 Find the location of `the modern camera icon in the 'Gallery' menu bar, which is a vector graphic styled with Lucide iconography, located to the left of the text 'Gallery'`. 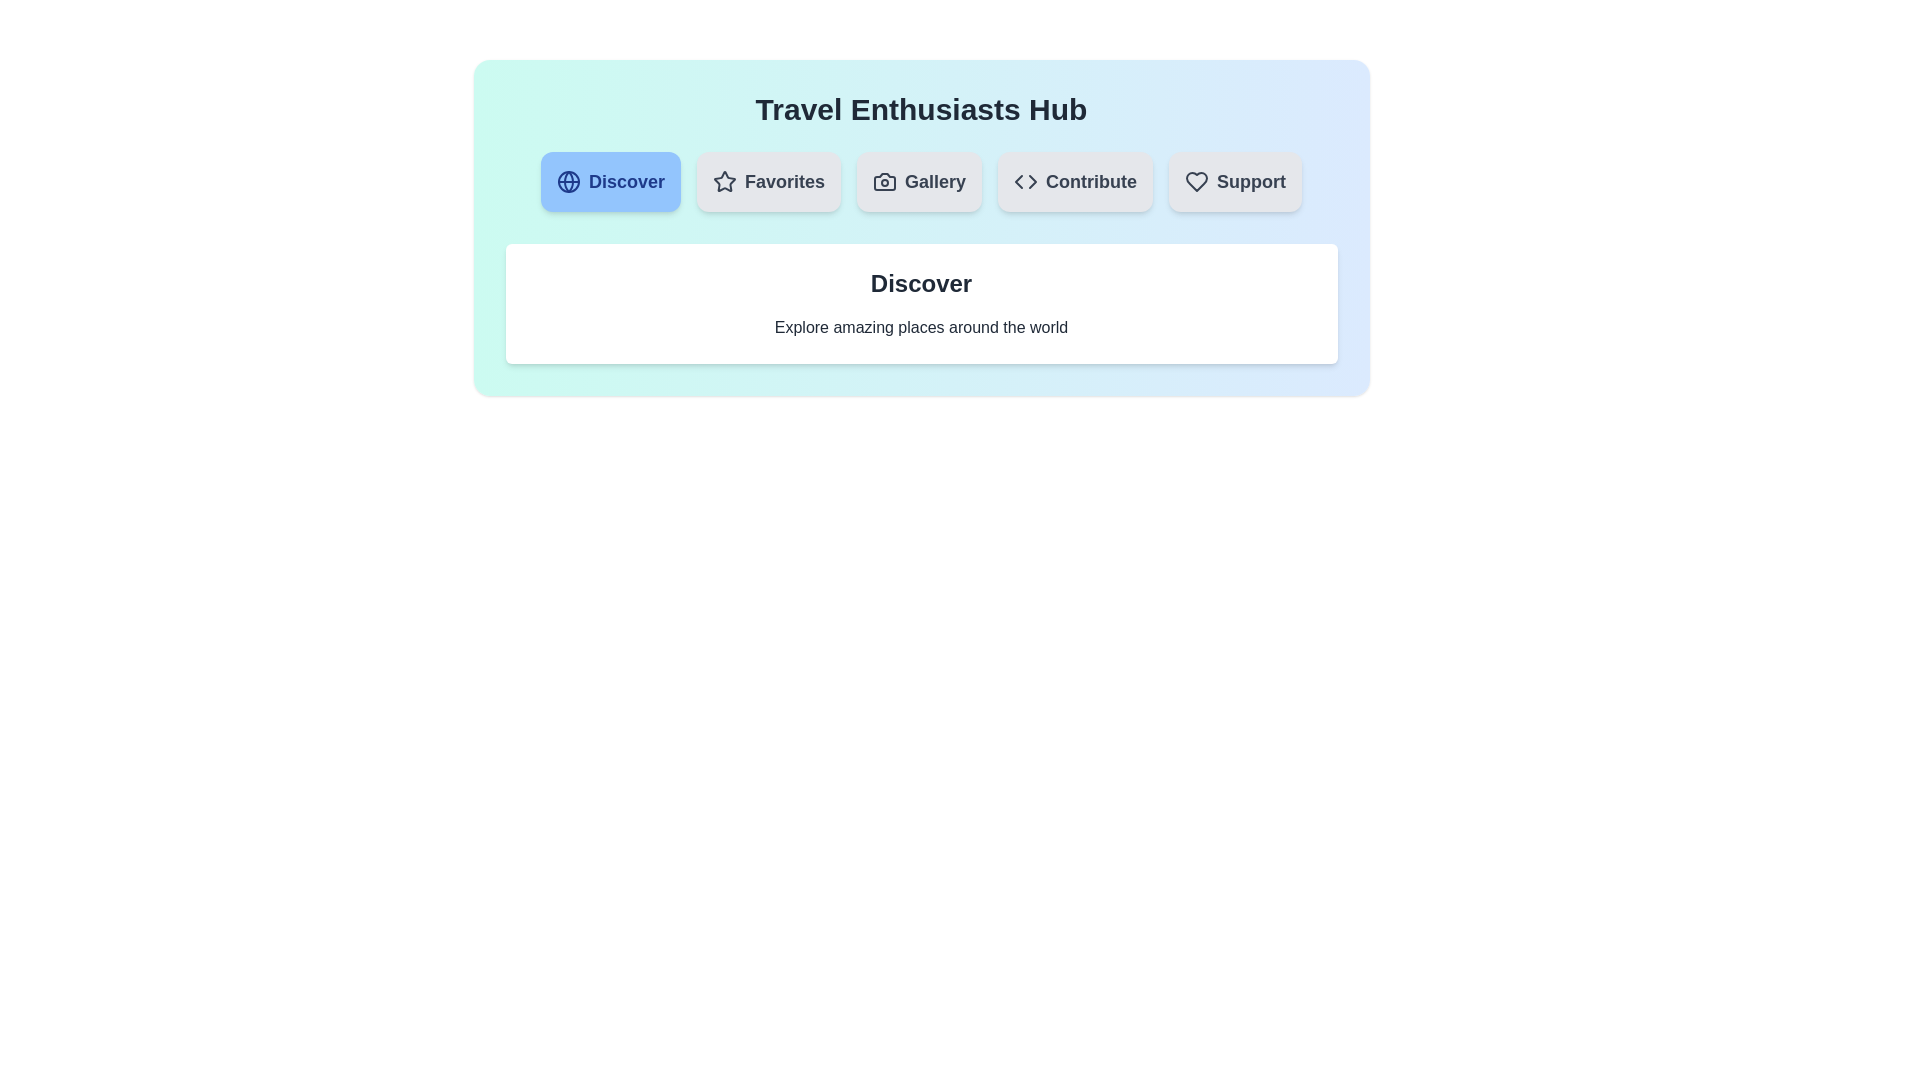

the modern camera icon in the 'Gallery' menu bar, which is a vector graphic styled with Lucide iconography, located to the left of the text 'Gallery' is located at coordinates (884, 181).